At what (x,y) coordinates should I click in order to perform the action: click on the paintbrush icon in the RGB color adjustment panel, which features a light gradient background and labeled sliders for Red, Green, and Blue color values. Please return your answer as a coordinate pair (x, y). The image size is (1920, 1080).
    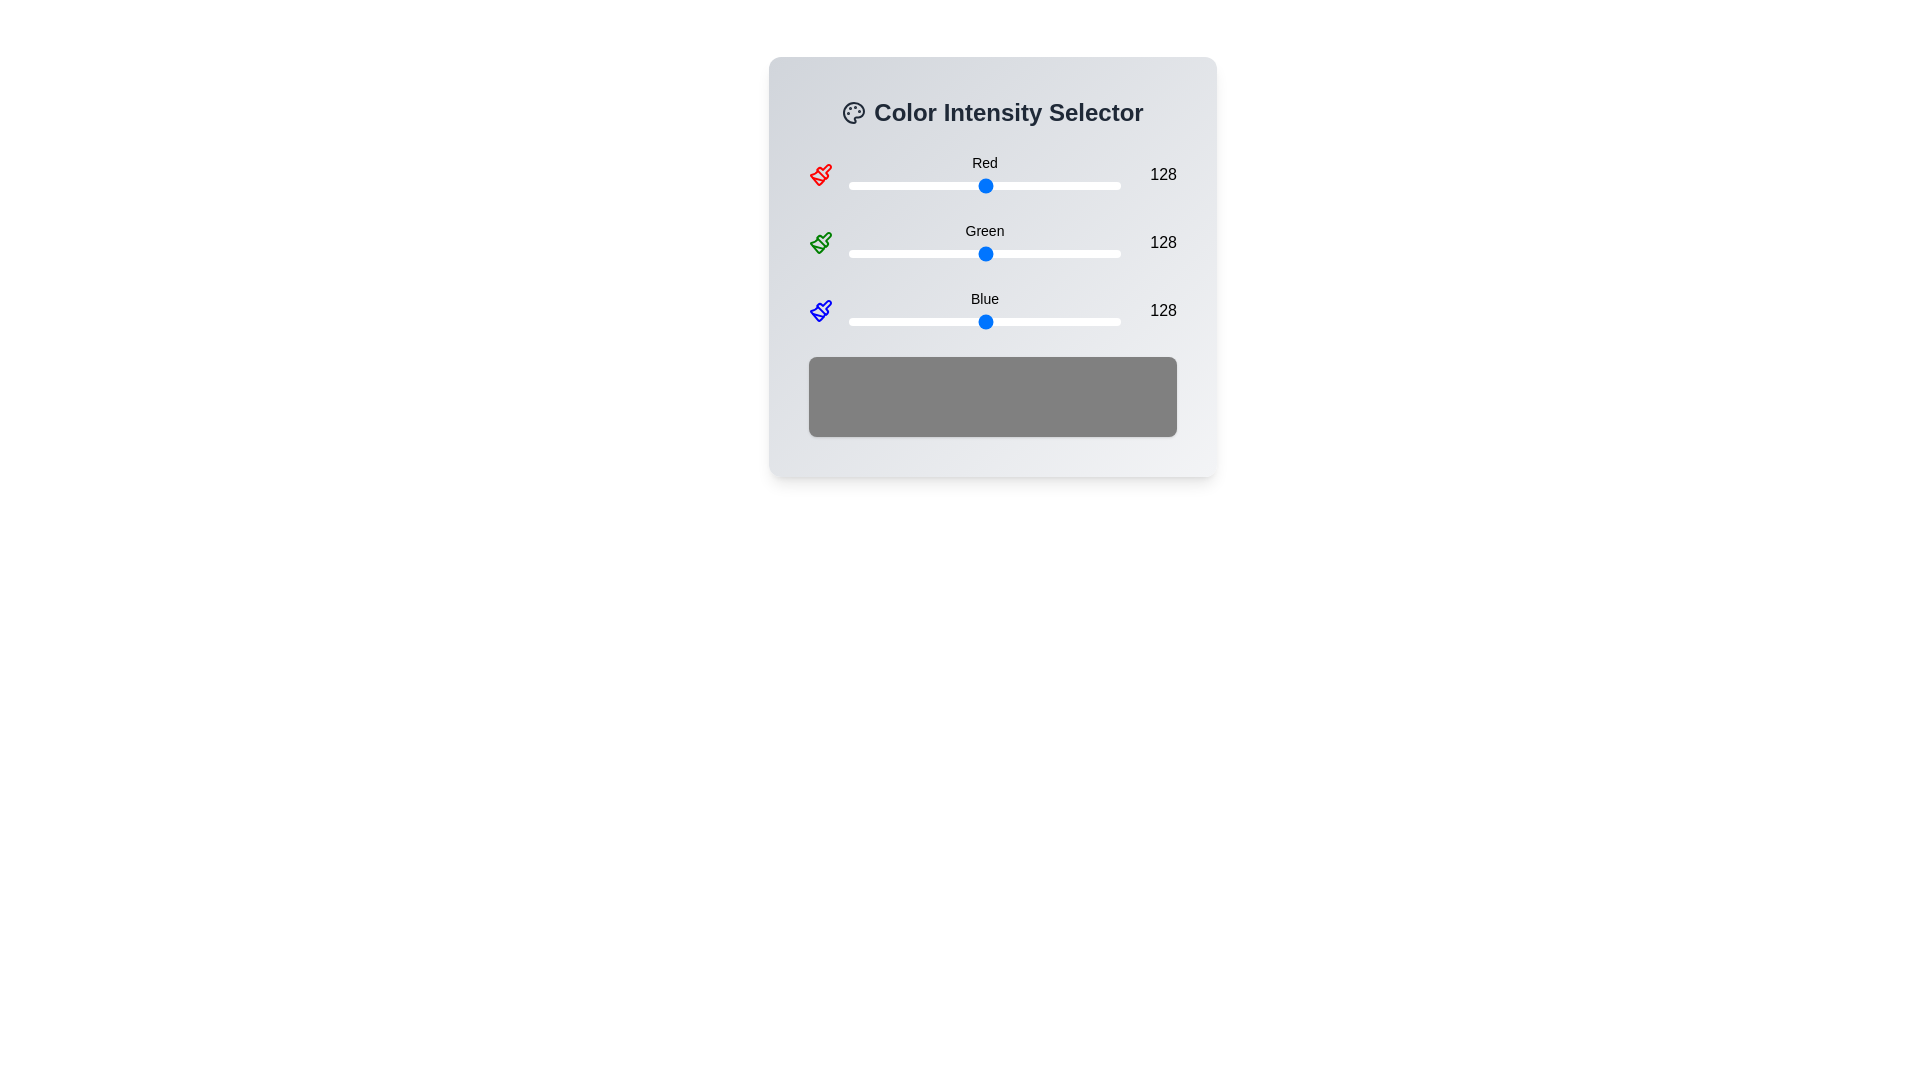
    Looking at the image, I should click on (993, 265).